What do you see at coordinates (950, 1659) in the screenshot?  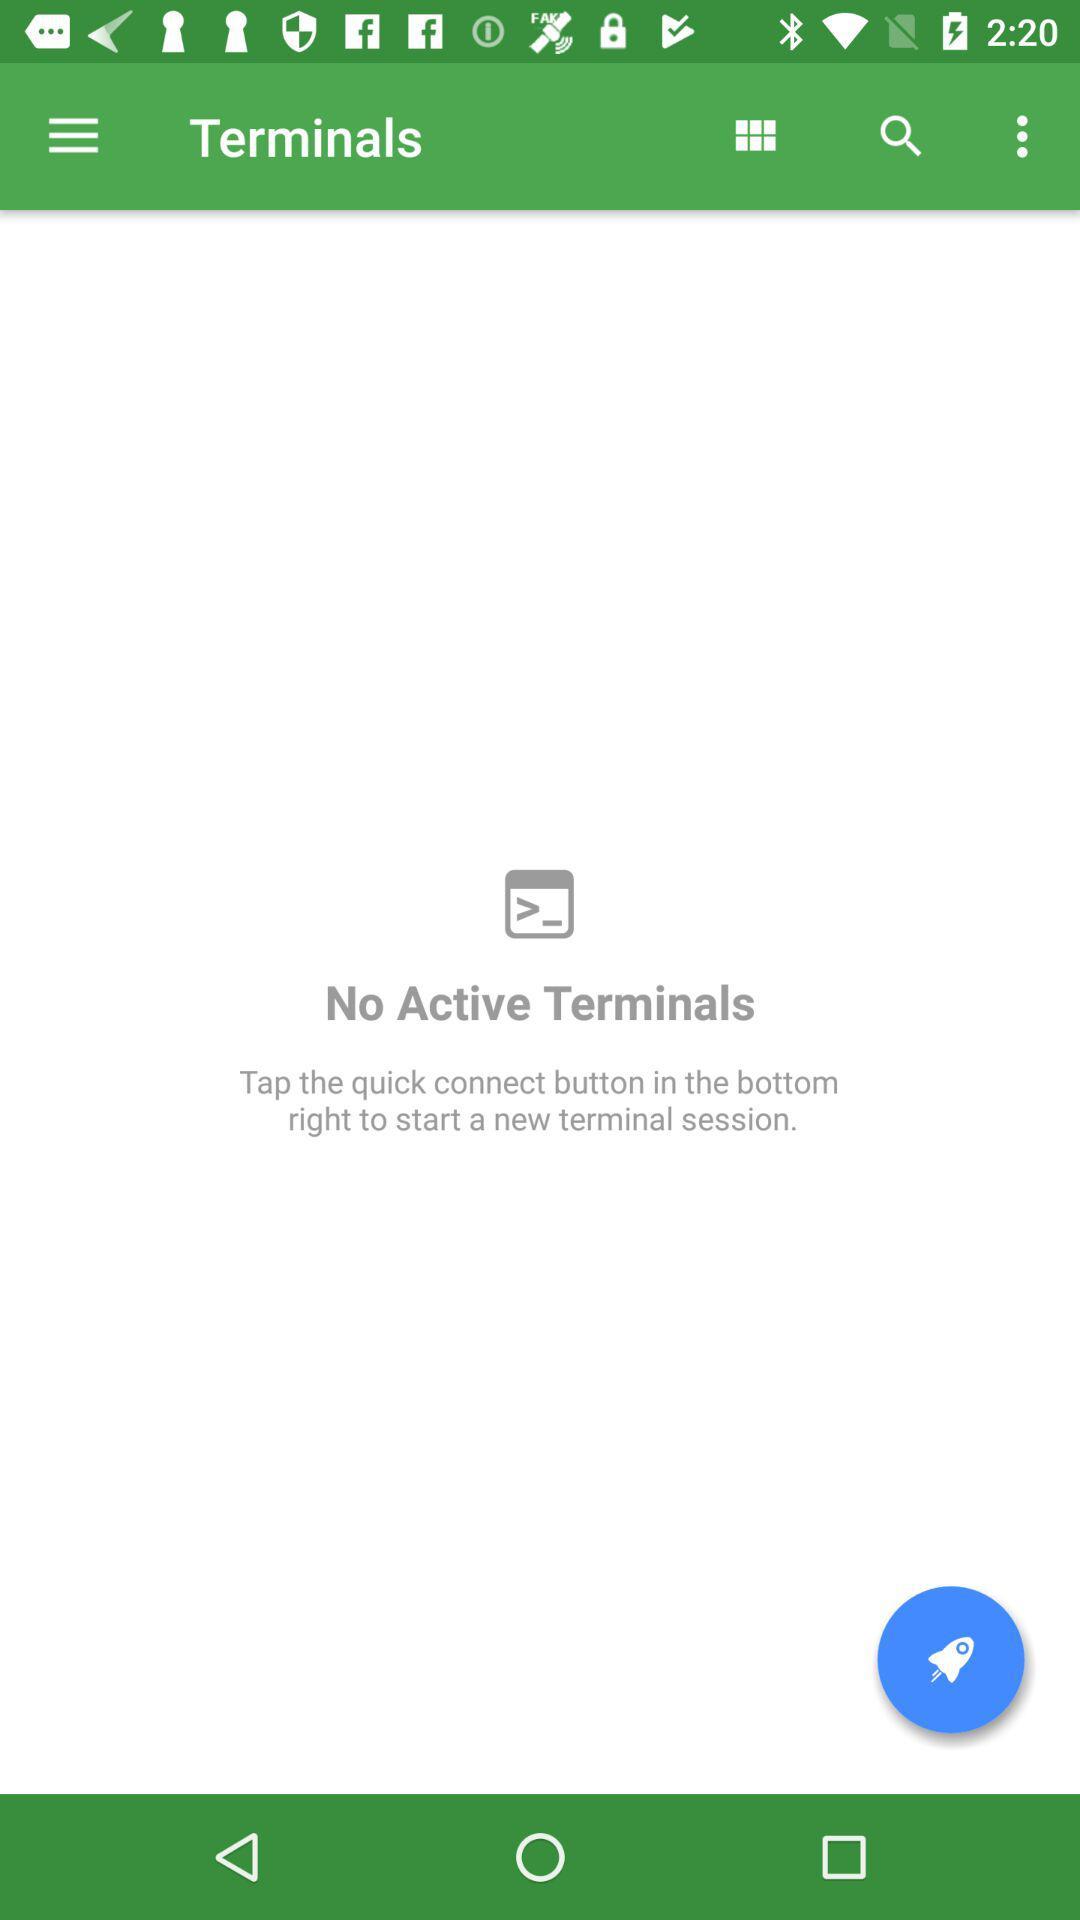 I see `start new terminal session` at bounding box center [950, 1659].